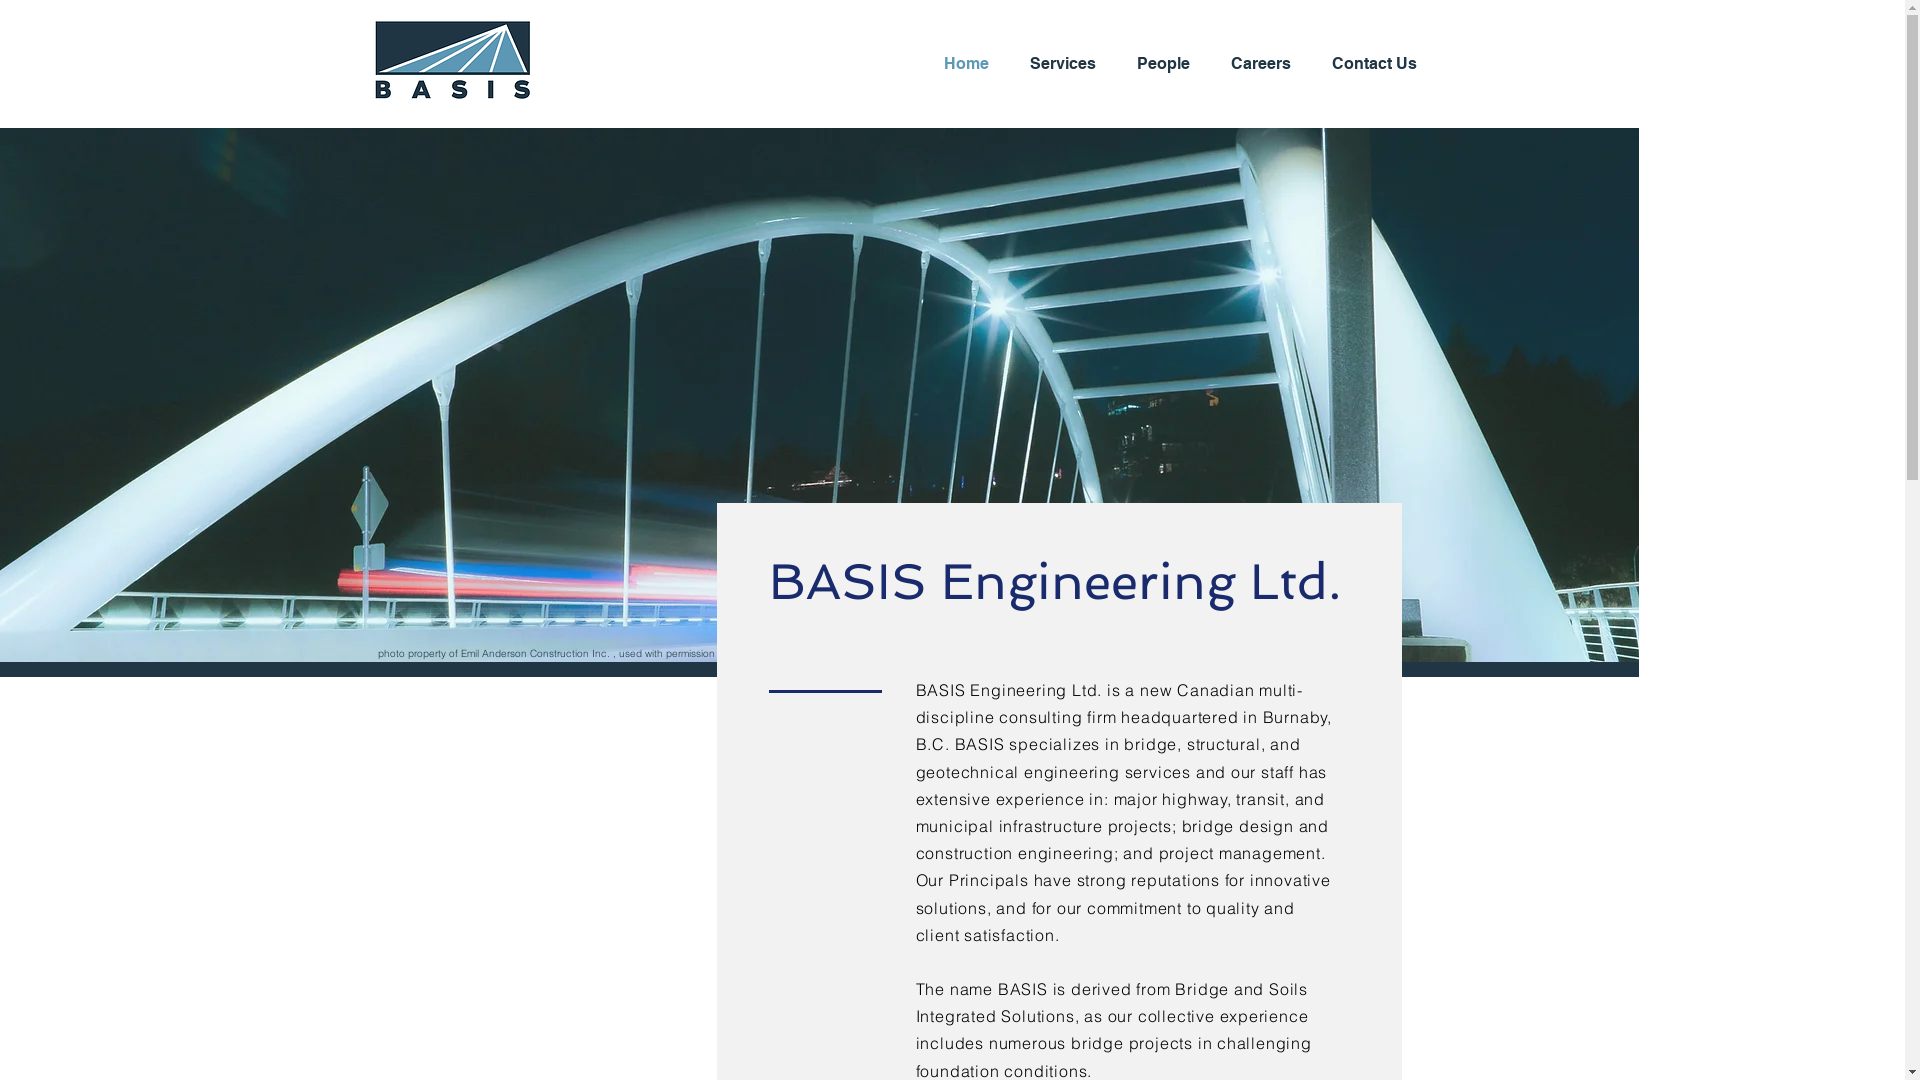 This screenshot has width=1920, height=1080. I want to click on 'Home', so click(970, 63).